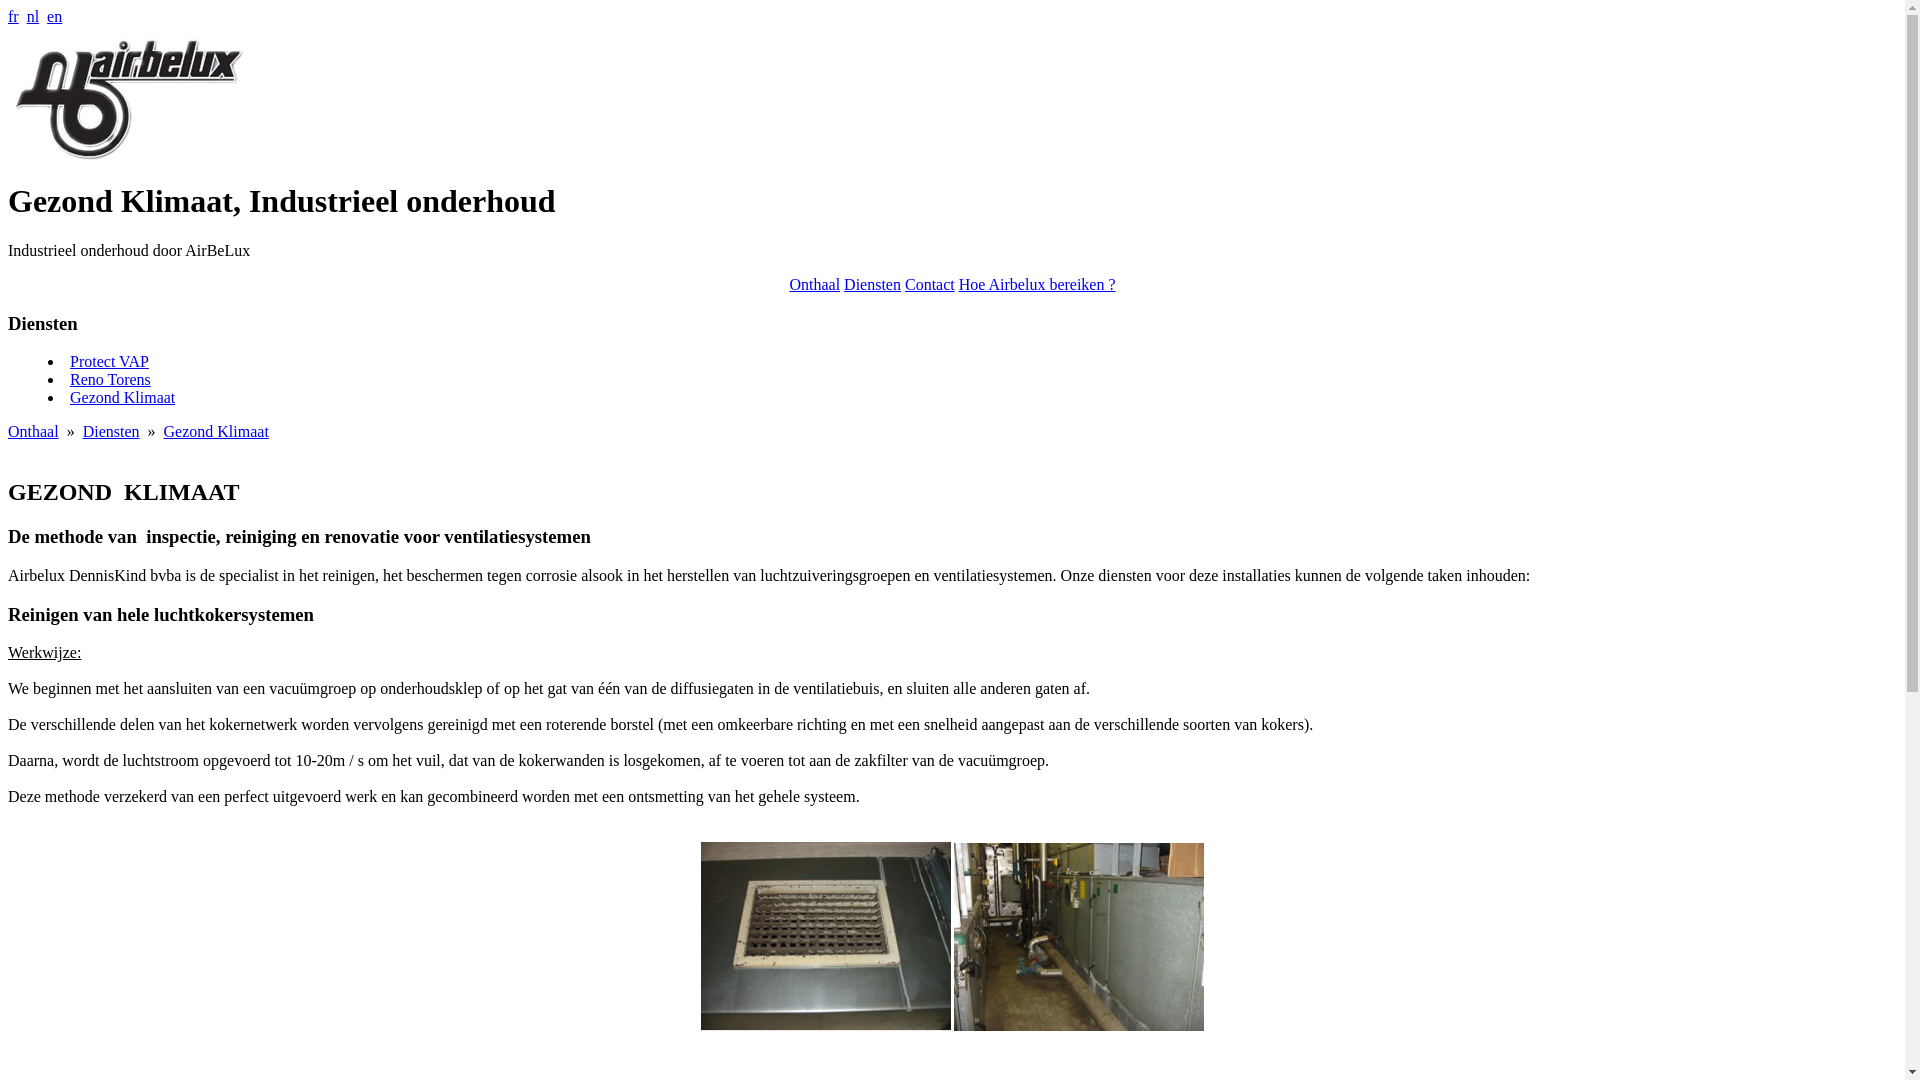 The image size is (1920, 1080). I want to click on 'Diensten', so click(110, 430).